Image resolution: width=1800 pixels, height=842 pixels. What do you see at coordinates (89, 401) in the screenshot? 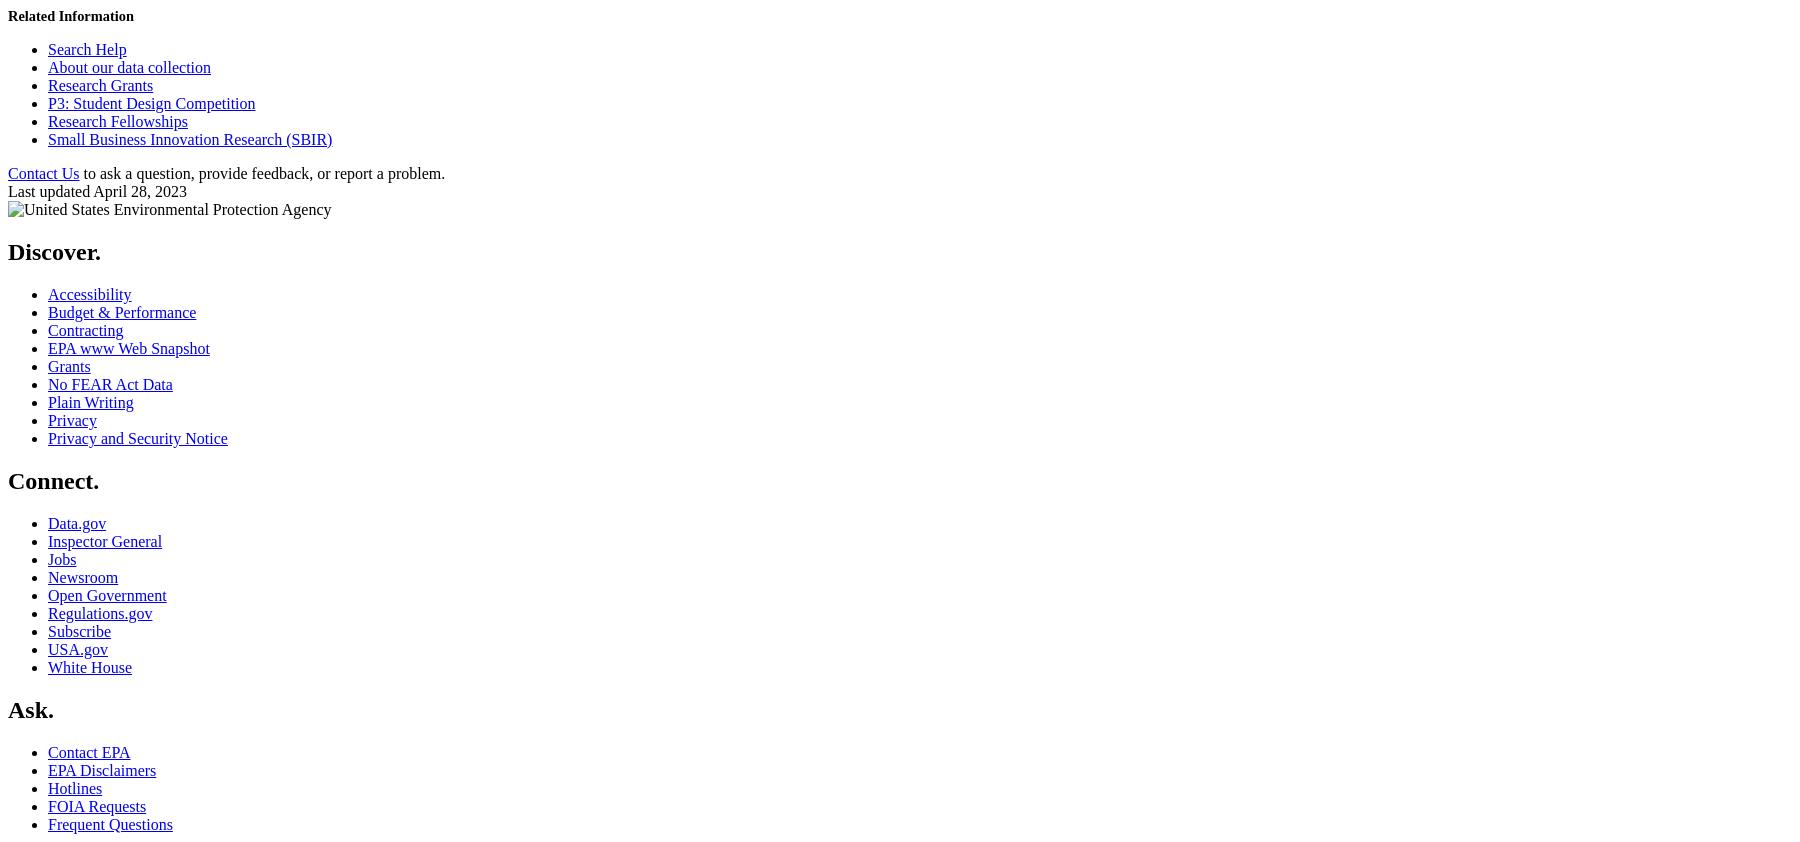
I see `'Plain Writing'` at bounding box center [89, 401].